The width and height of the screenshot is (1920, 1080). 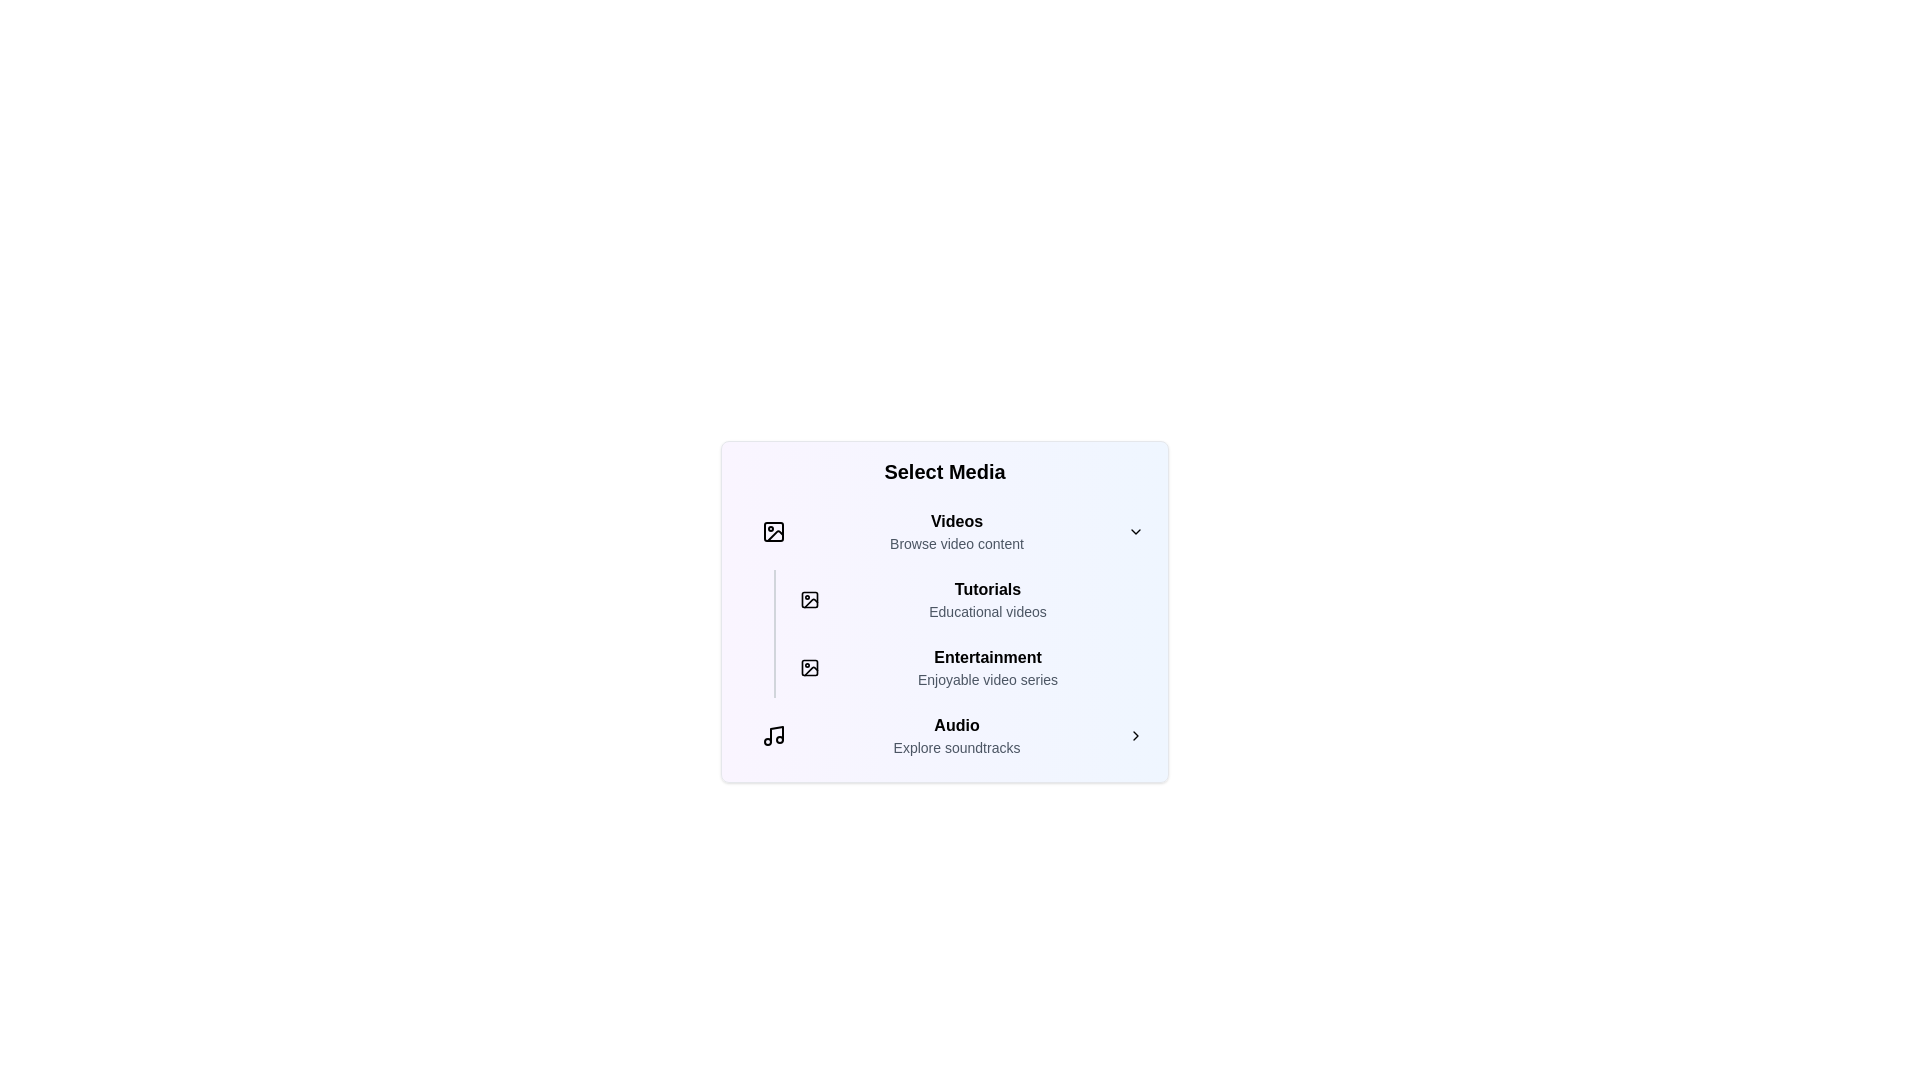 What do you see at coordinates (955, 520) in the screenshot?
I see `the bold text label 'Videos' located at the top of its section, which is styled with a large font and centered above a subtitle` at bounding box center [955, 520].